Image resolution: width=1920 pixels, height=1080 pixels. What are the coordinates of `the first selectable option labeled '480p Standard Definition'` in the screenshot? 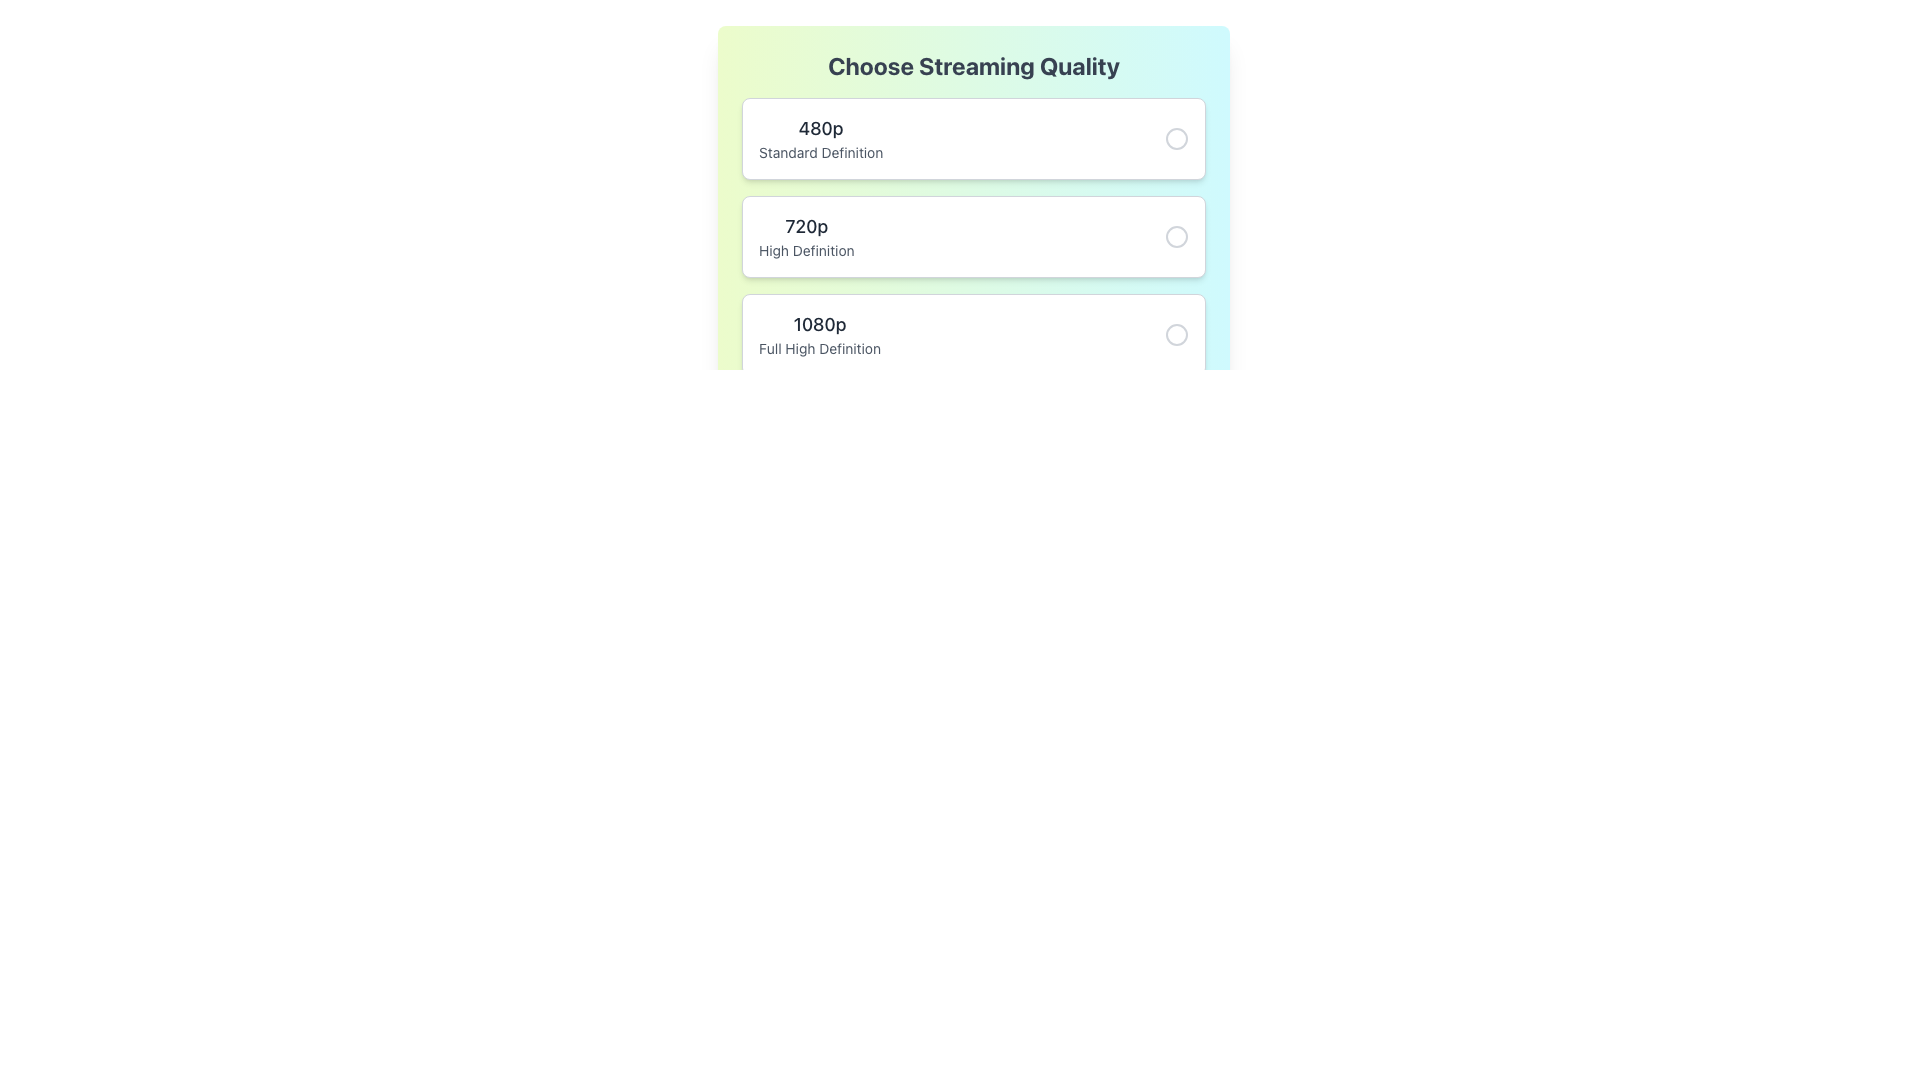 It's located at (974, 137).